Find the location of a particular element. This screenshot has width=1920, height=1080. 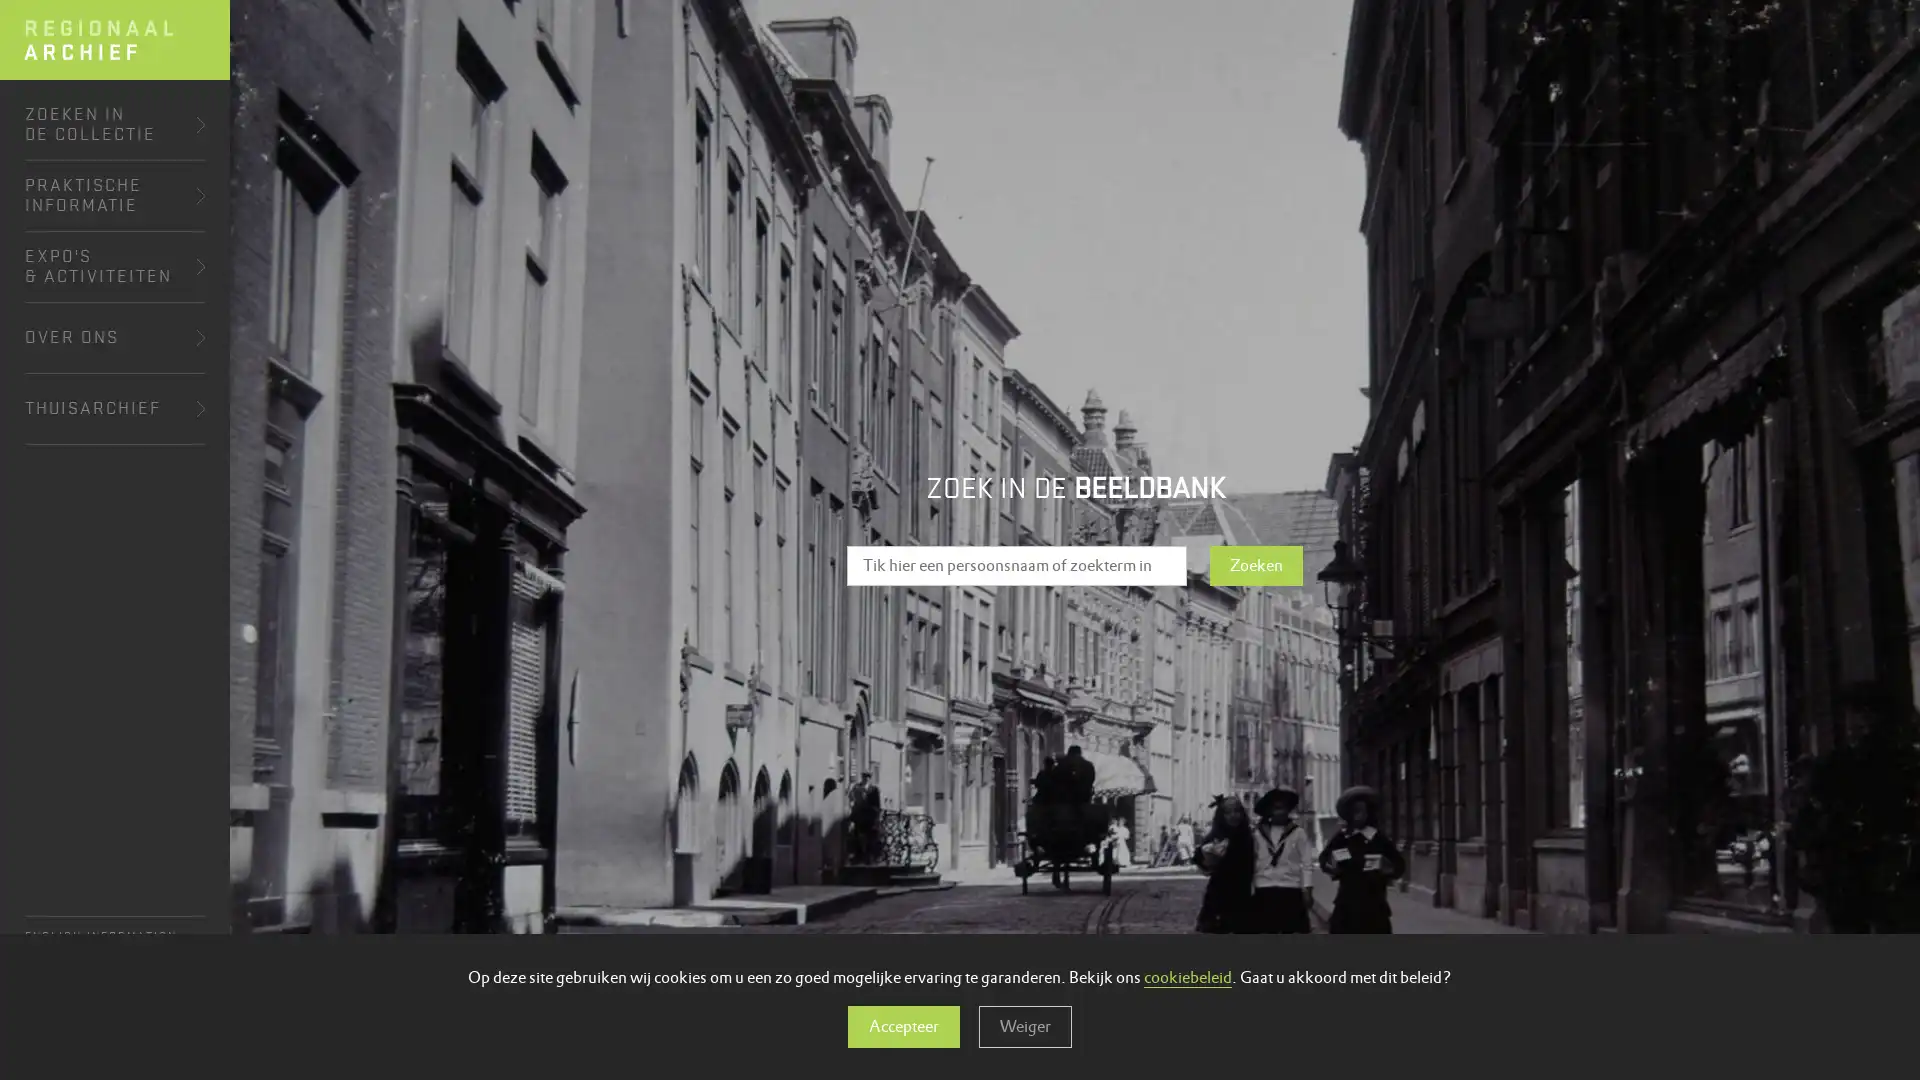

Zoeken is located at coordinates (1255, 566).